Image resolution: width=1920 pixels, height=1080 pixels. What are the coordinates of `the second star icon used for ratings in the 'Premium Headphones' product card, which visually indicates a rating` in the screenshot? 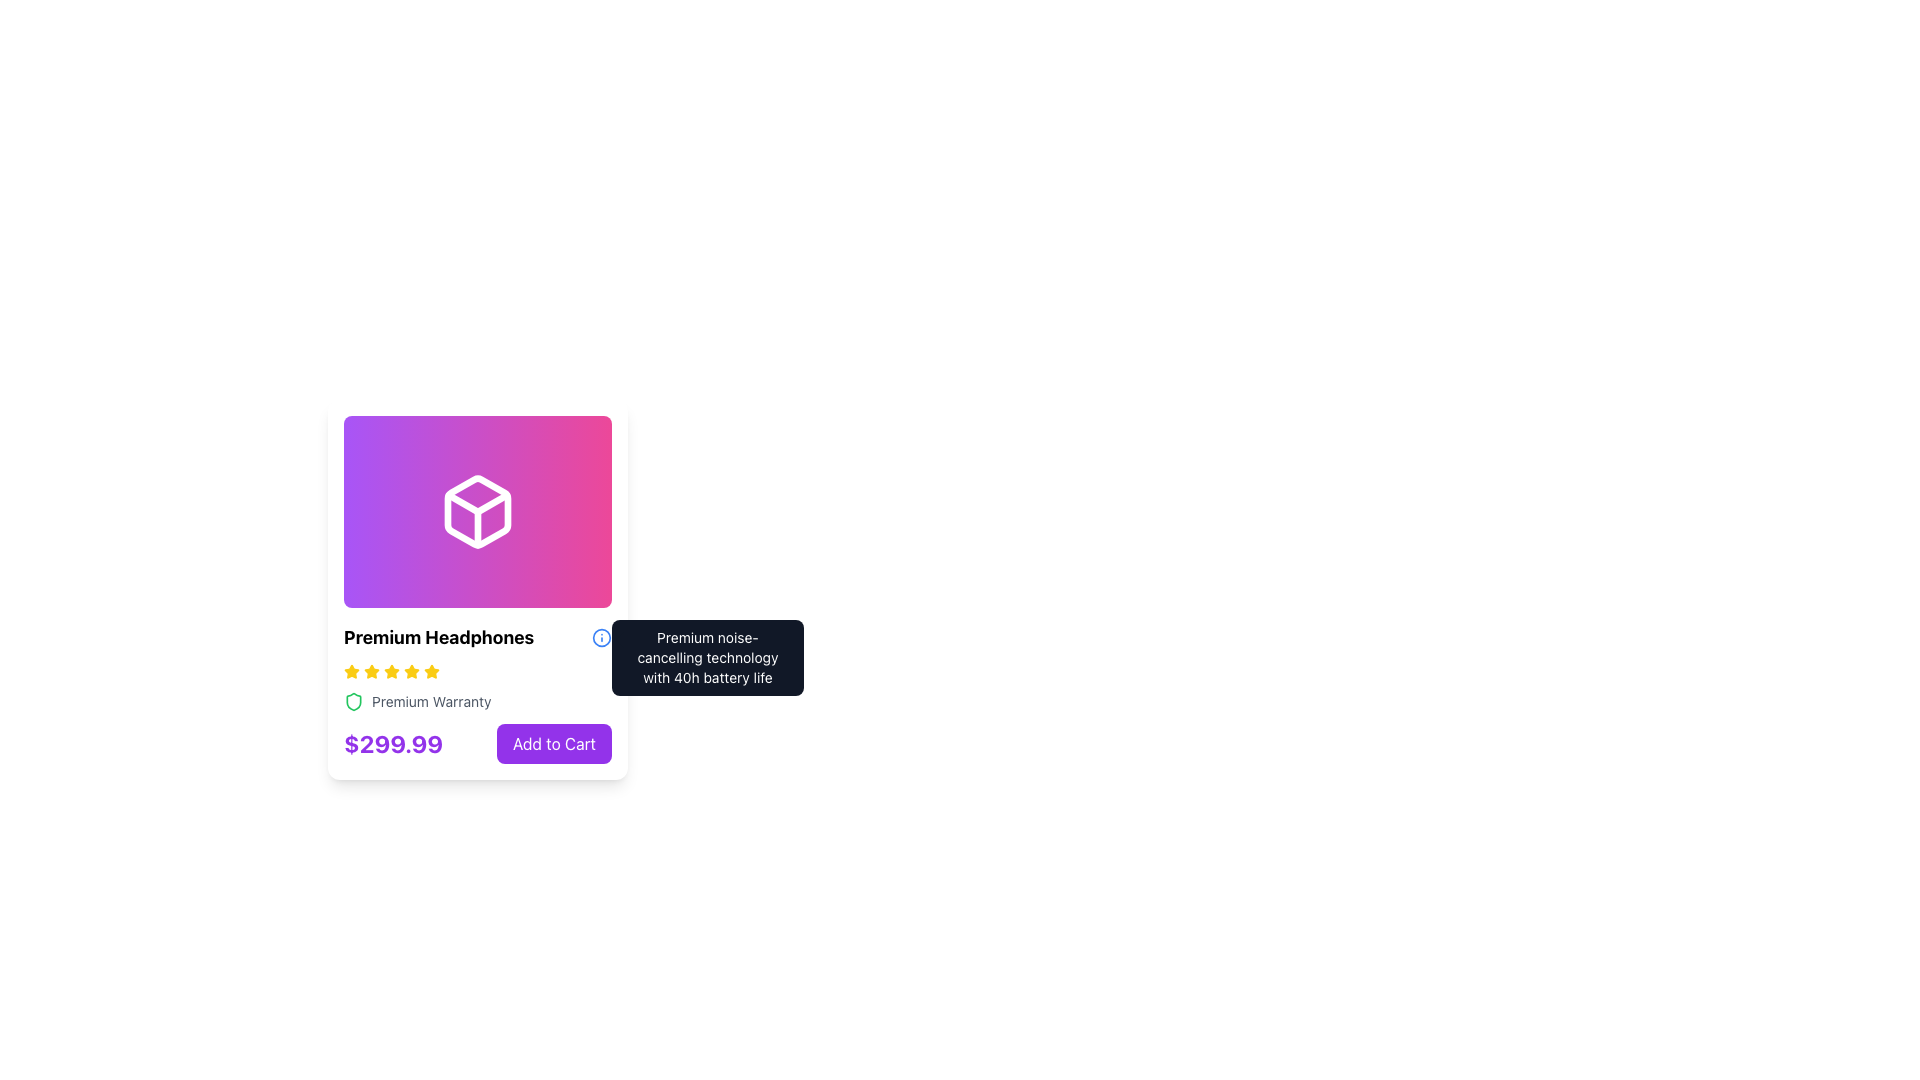 It's located at (351, 671).